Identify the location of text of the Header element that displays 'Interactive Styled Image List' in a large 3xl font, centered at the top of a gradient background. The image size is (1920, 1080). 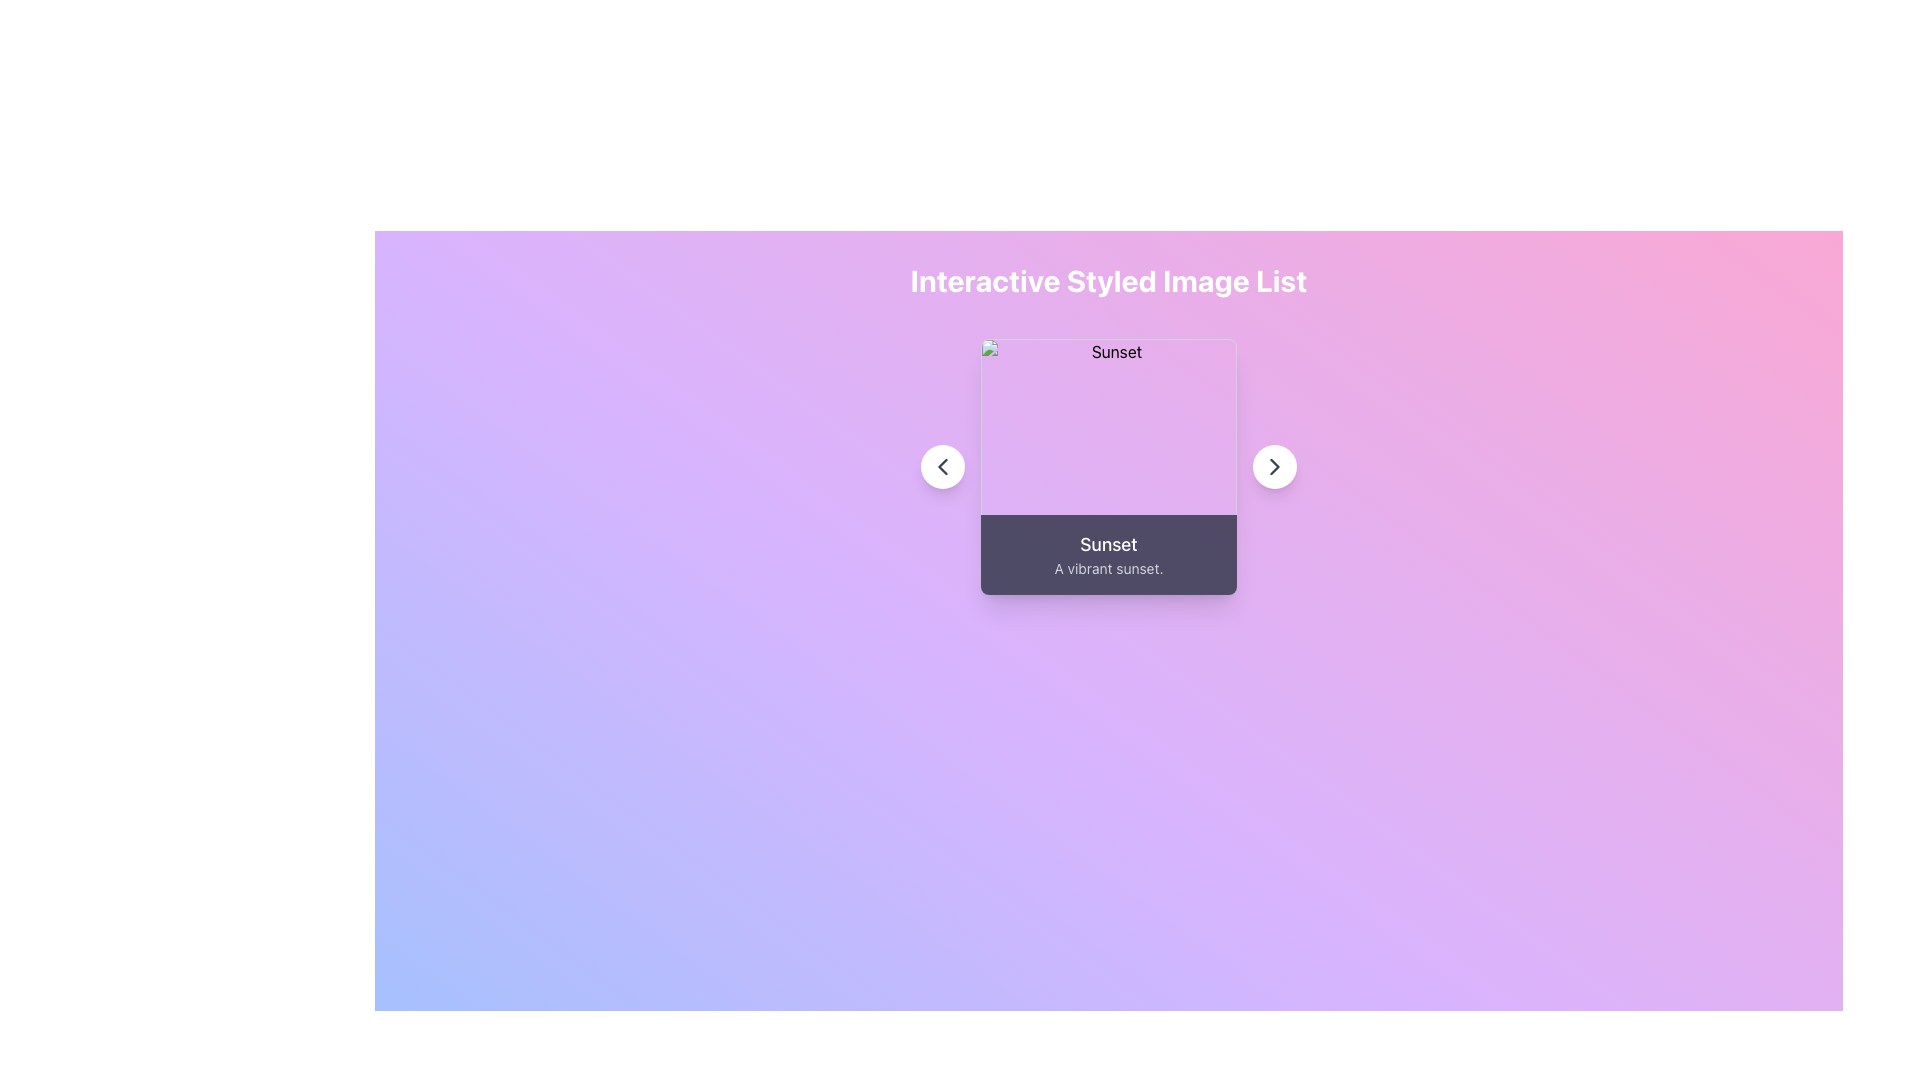
(1107, 281).